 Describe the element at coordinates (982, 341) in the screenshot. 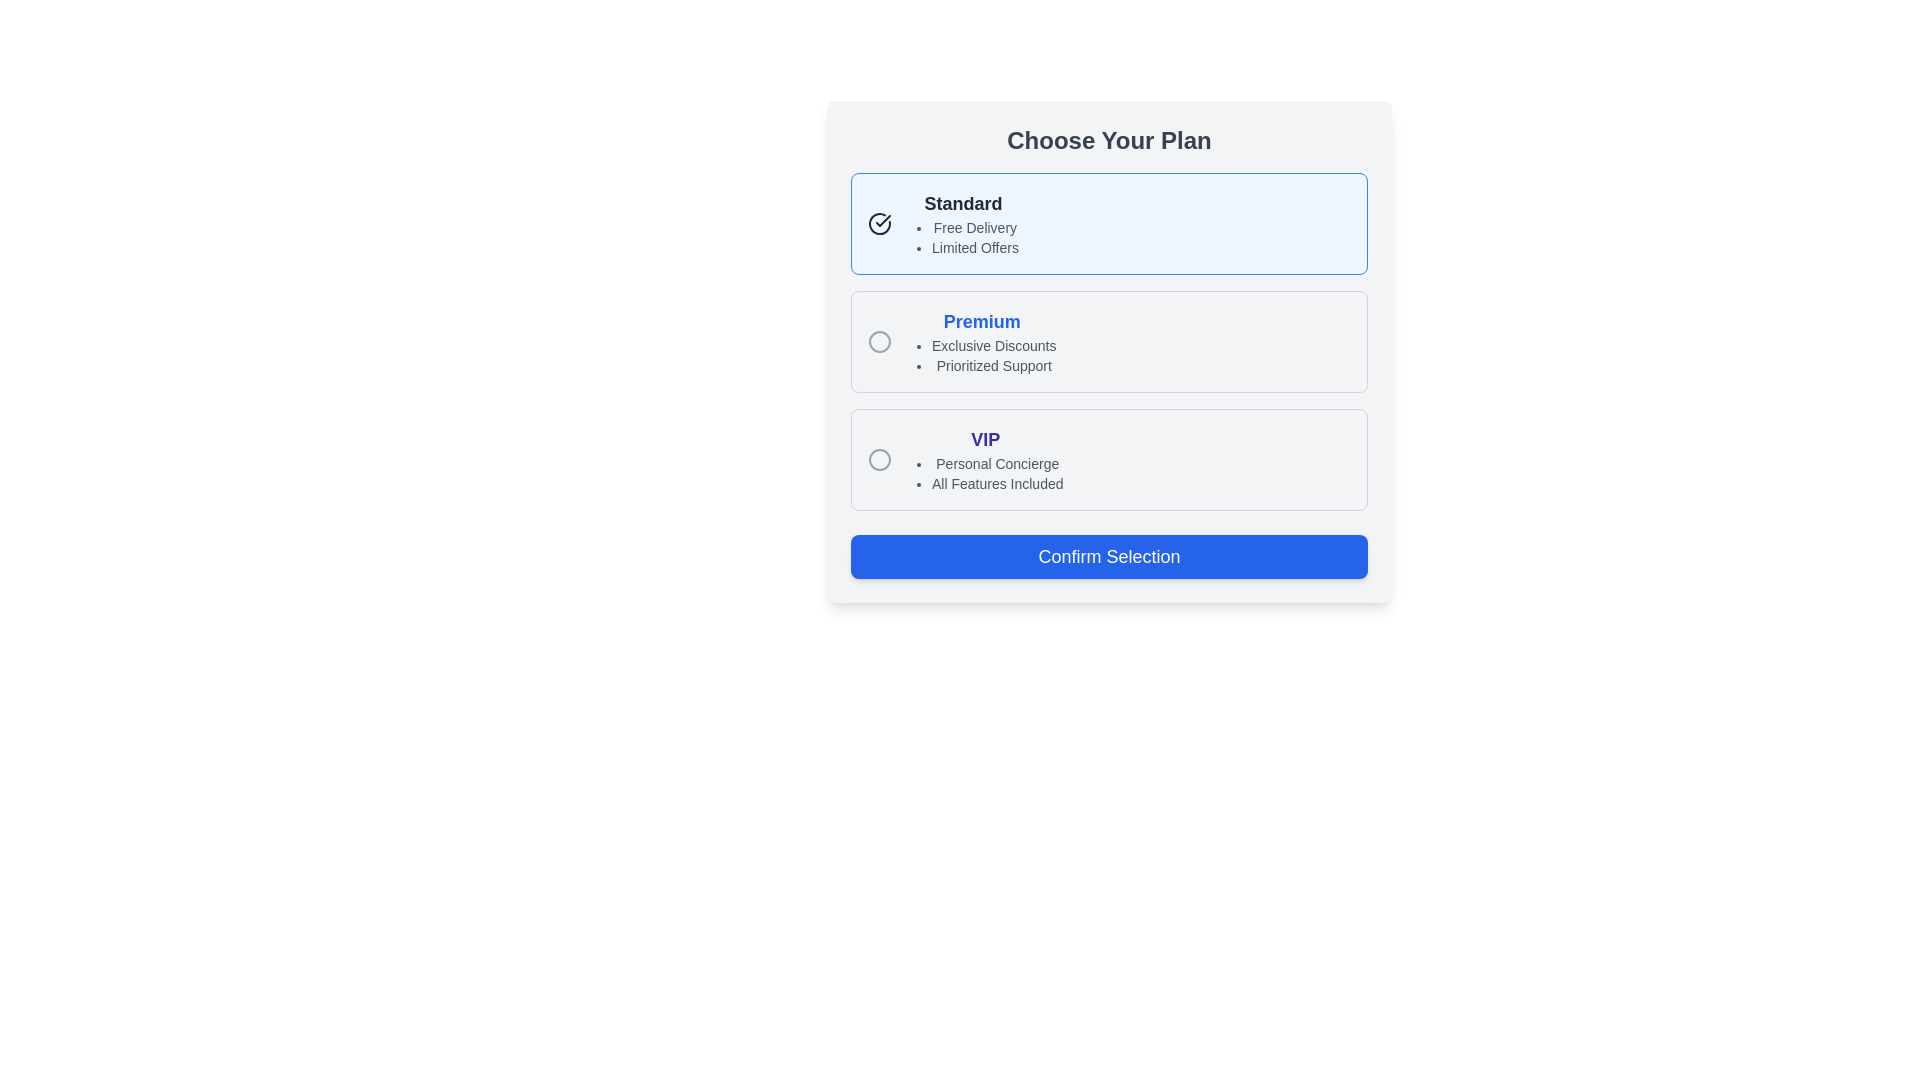

I see `'Premium' subscription tier element located in the middle of the vertically aligned list, positioned between the 'Standard' and 'VIP' plans` at that location.